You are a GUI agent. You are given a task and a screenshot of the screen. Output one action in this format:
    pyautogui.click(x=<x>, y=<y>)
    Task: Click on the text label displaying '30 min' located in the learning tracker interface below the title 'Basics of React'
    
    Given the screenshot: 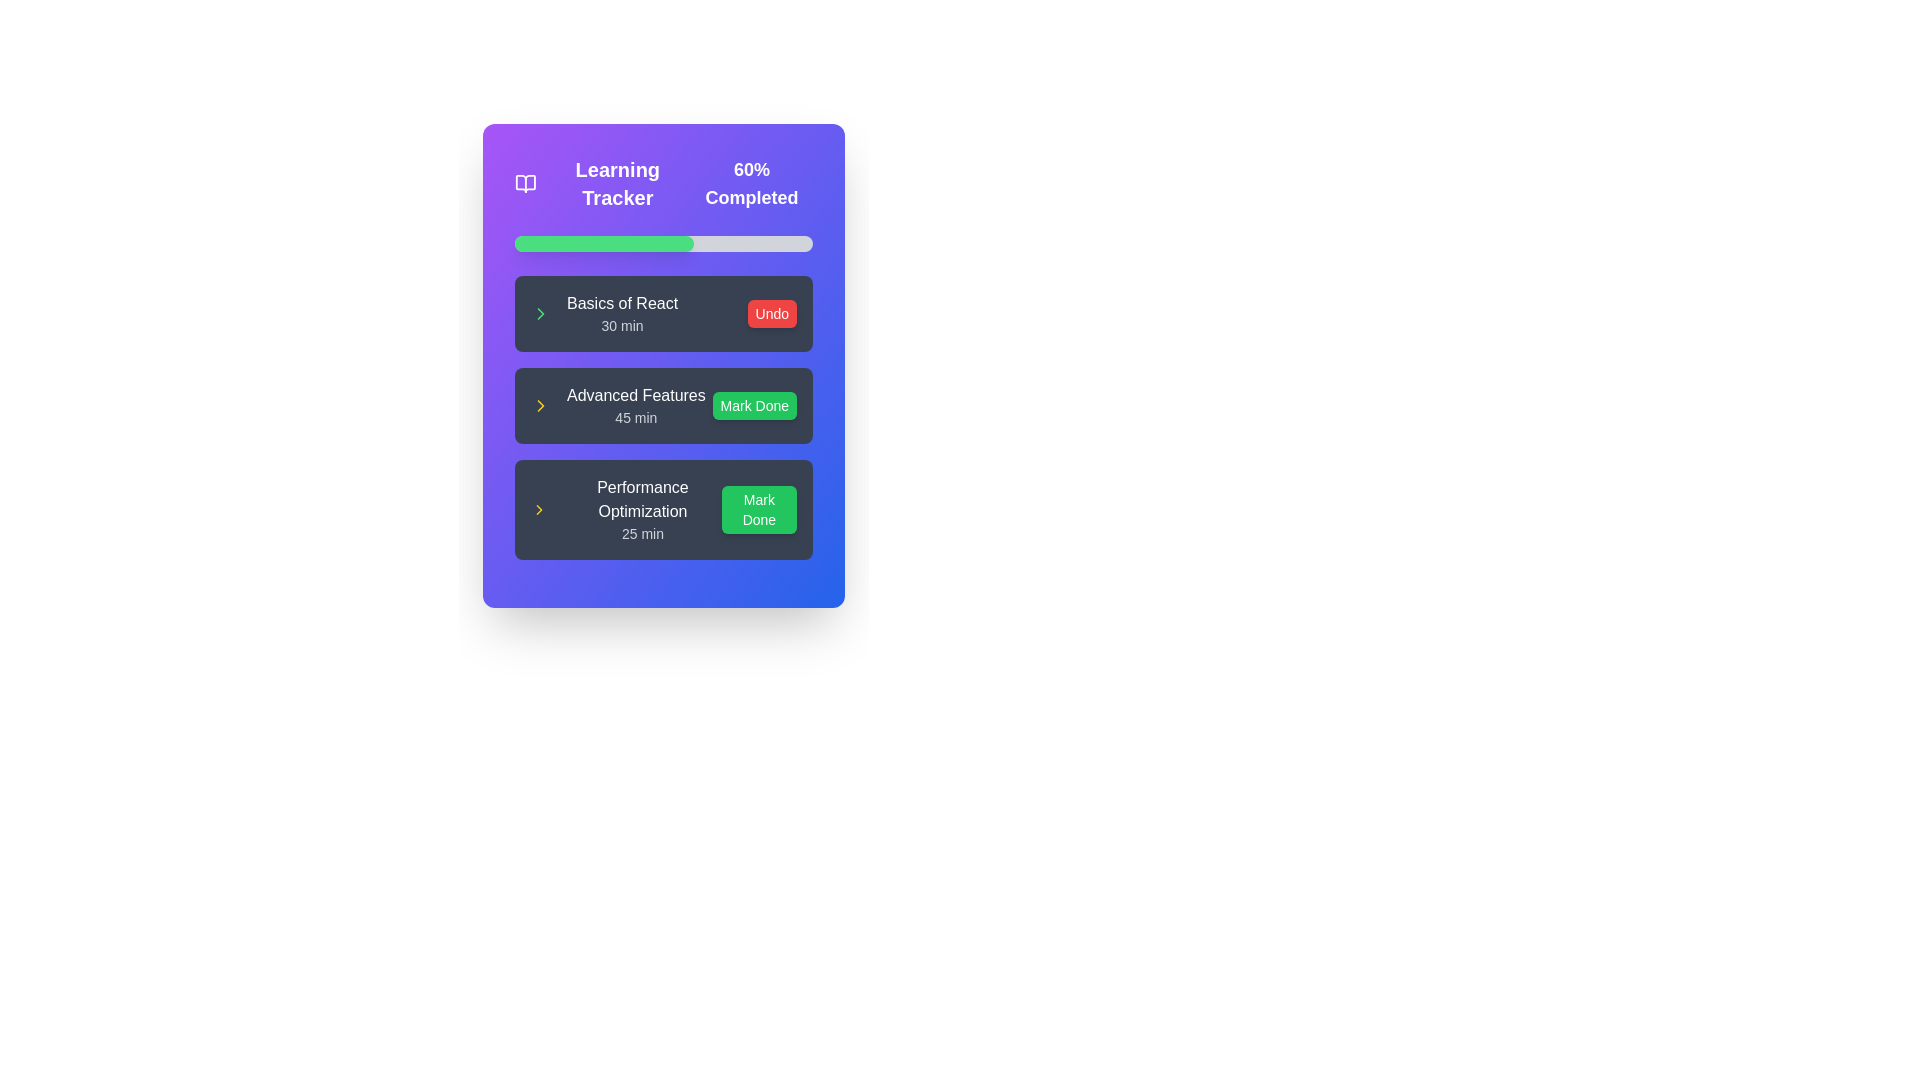 What is the action you would take?
    pyautogui.click(x=621, y=325)
    